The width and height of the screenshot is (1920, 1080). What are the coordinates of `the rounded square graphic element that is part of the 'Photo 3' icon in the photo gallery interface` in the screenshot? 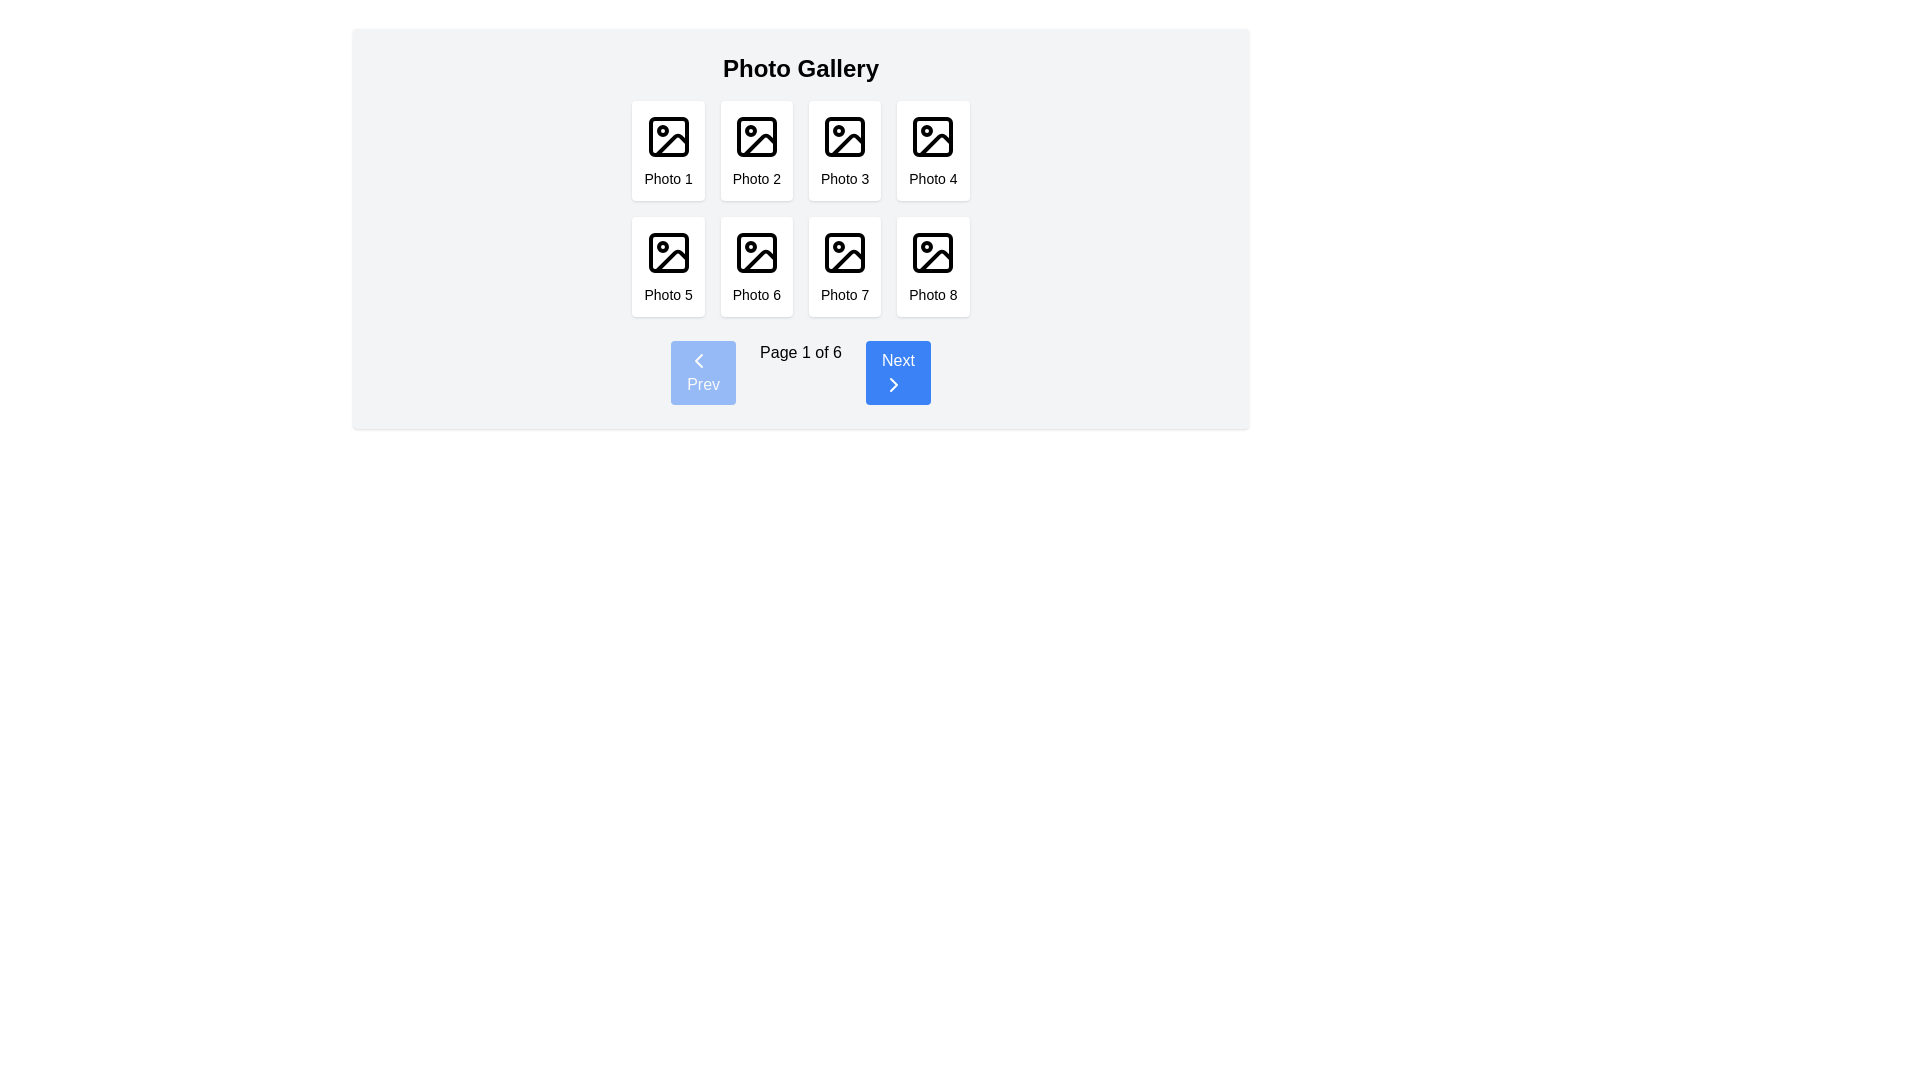 It's located at (845, 136).